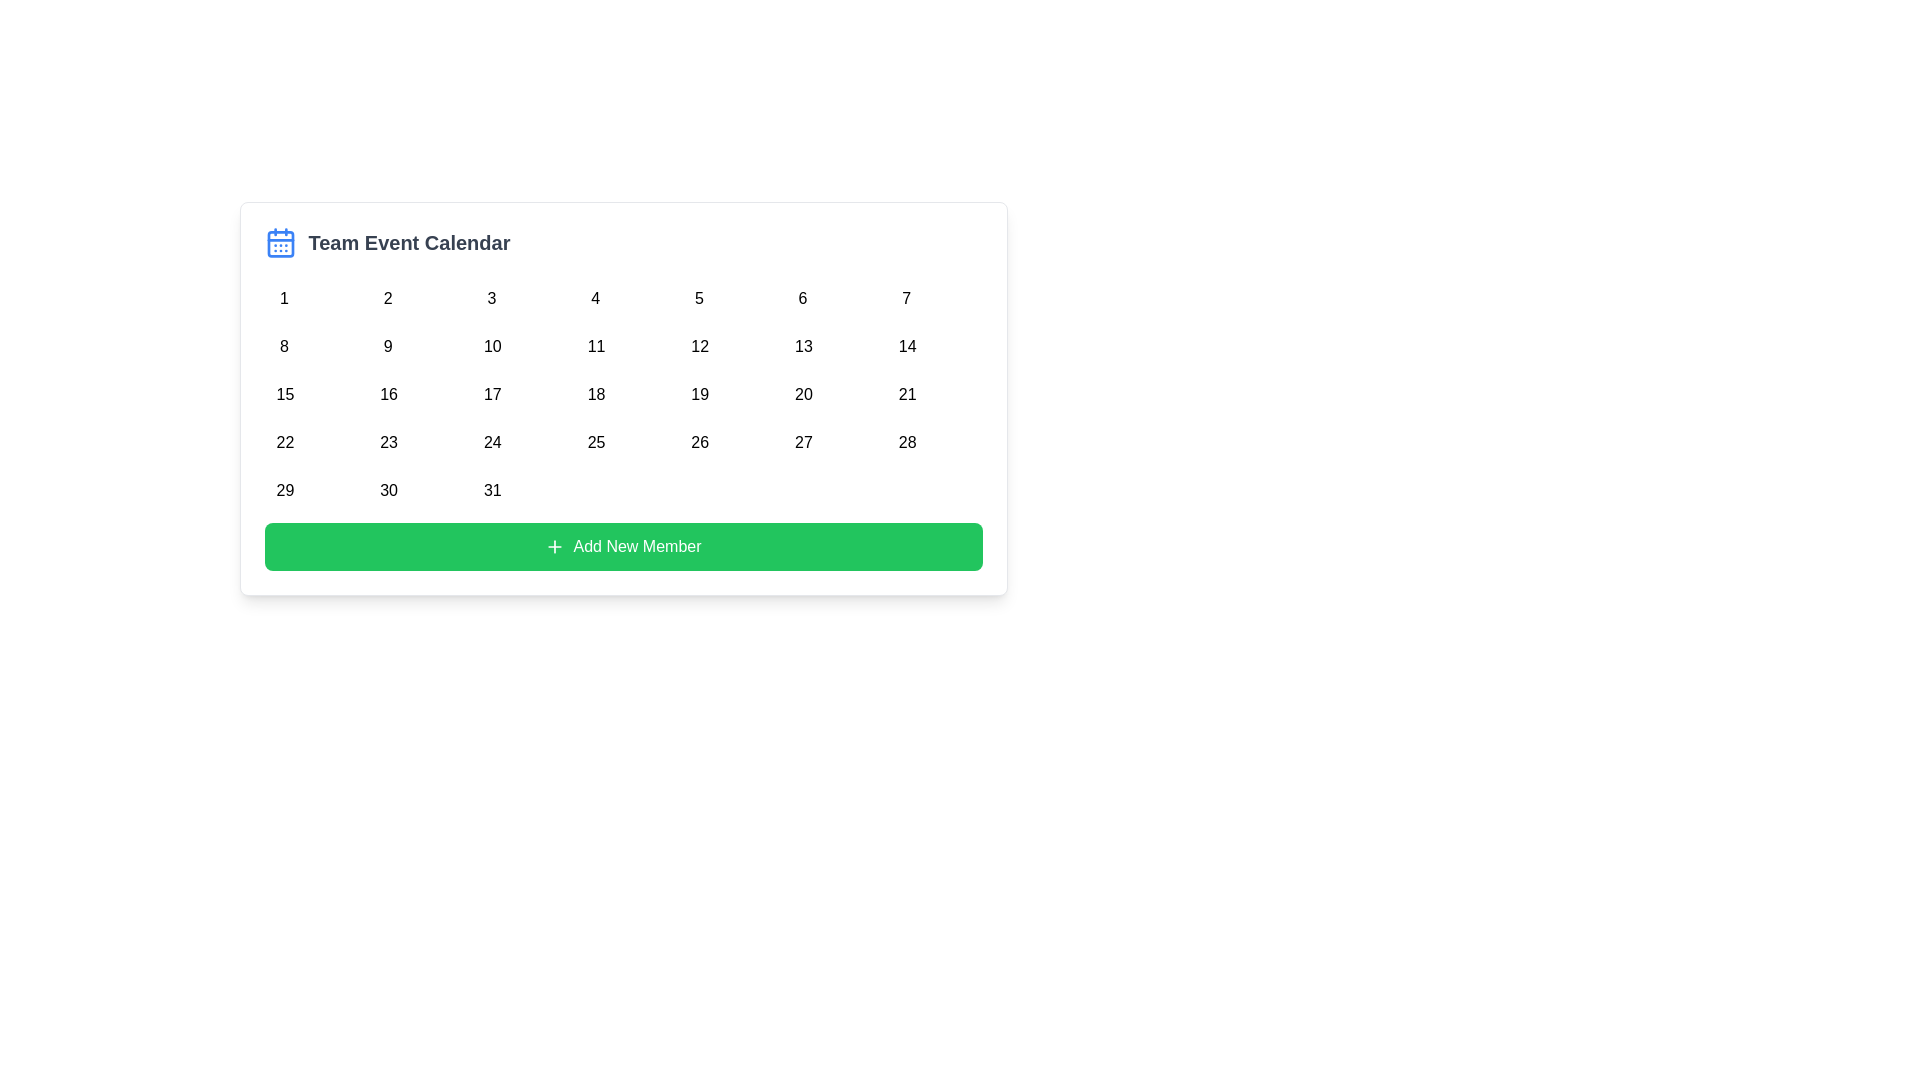  I want to click on the Button displaying '23' in black font, located in the second position of the fourth row of the calendar grid, so click(388, 438).